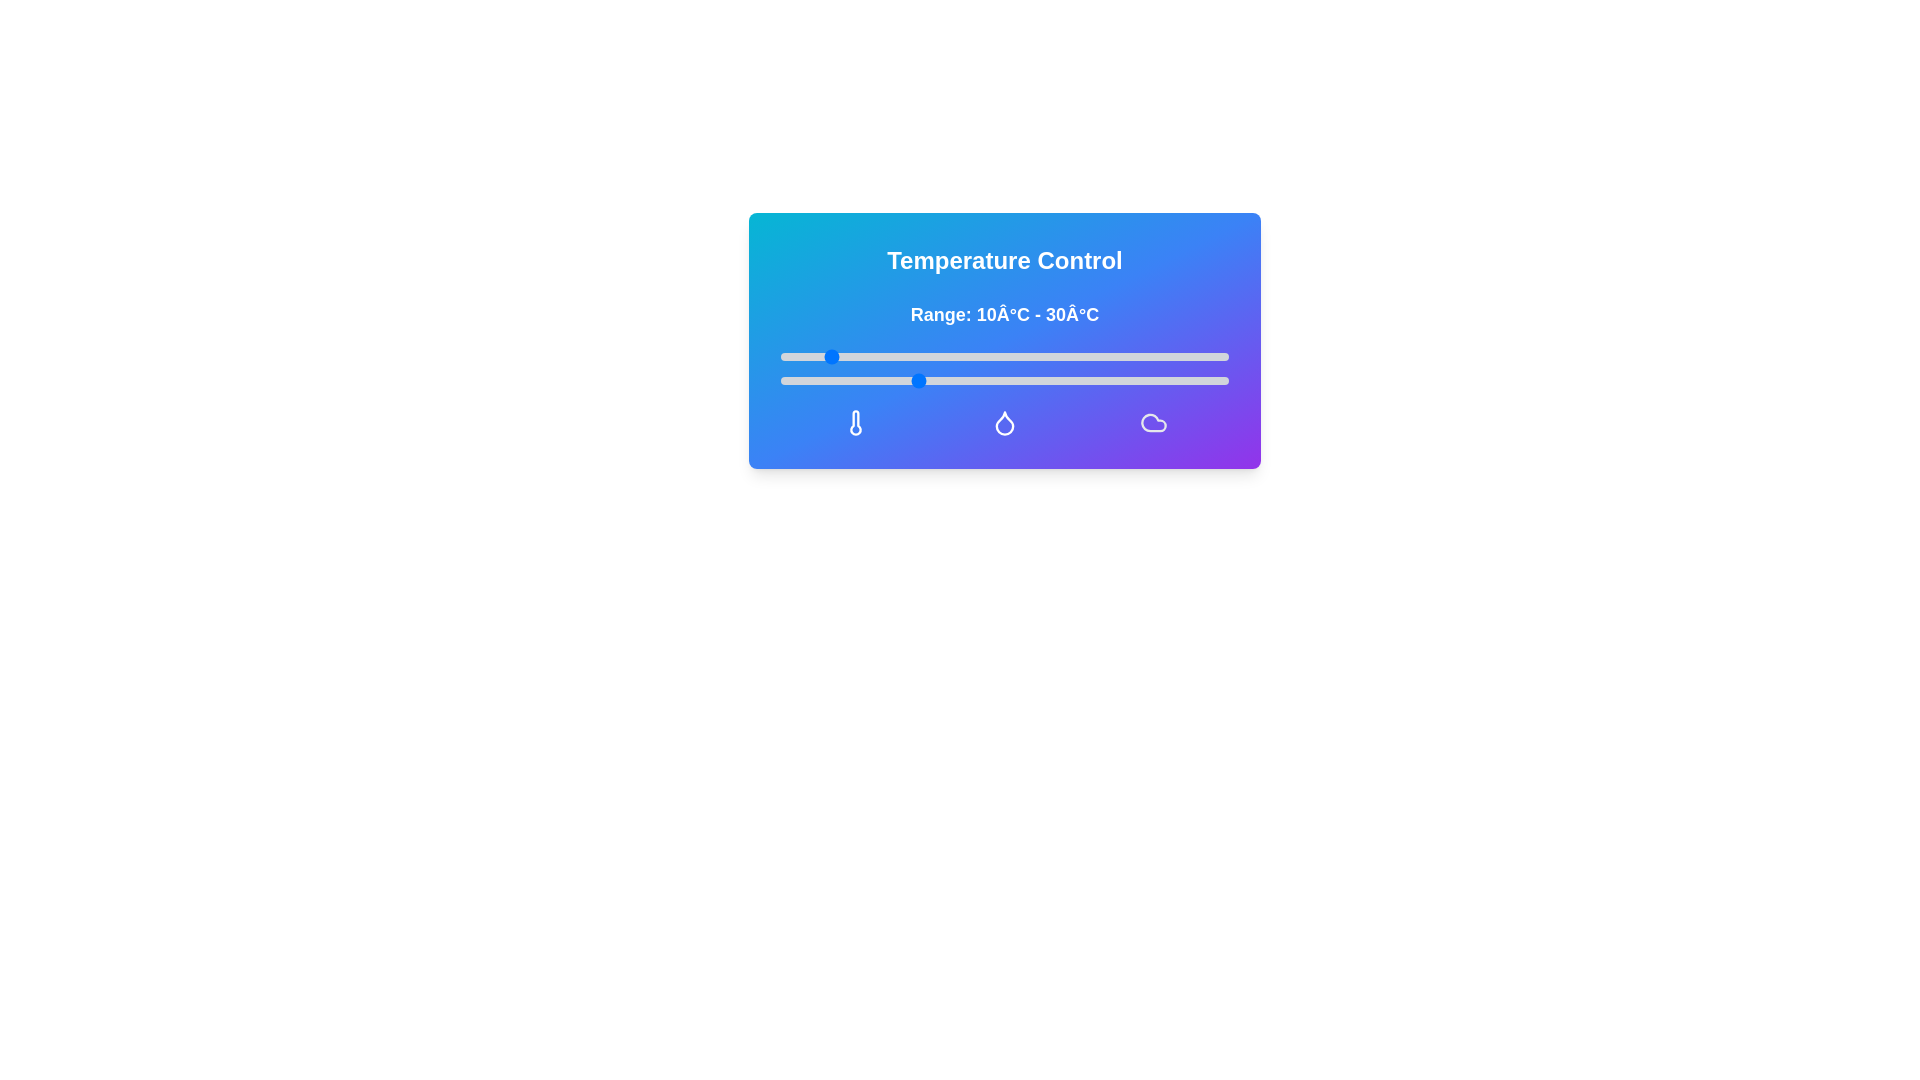  What do you see at coordinates (821, 381) in the screenshot?
I see `the slider` at bounding box center [821, 381].